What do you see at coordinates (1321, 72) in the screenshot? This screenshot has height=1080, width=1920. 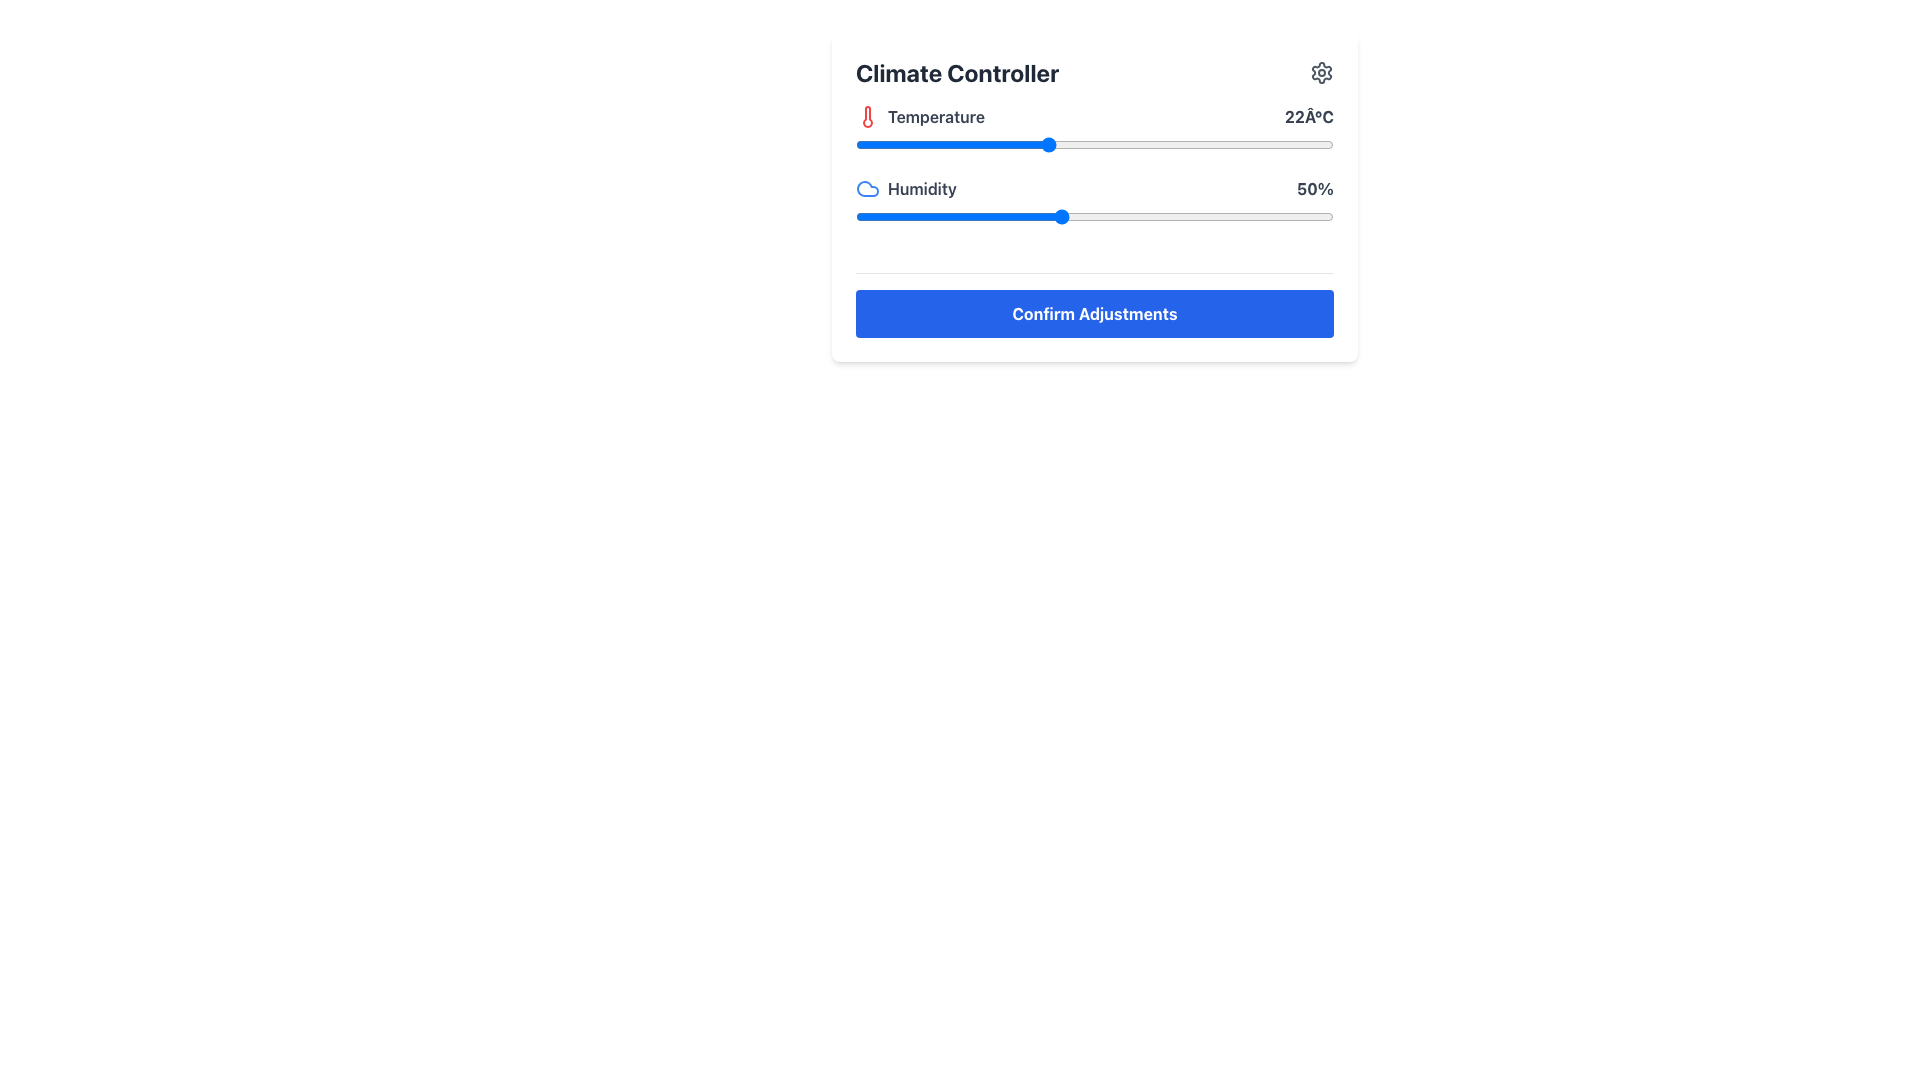 I see `the settings icon in the 'Climate Controller' interface` at bounding box center [1321, 72].